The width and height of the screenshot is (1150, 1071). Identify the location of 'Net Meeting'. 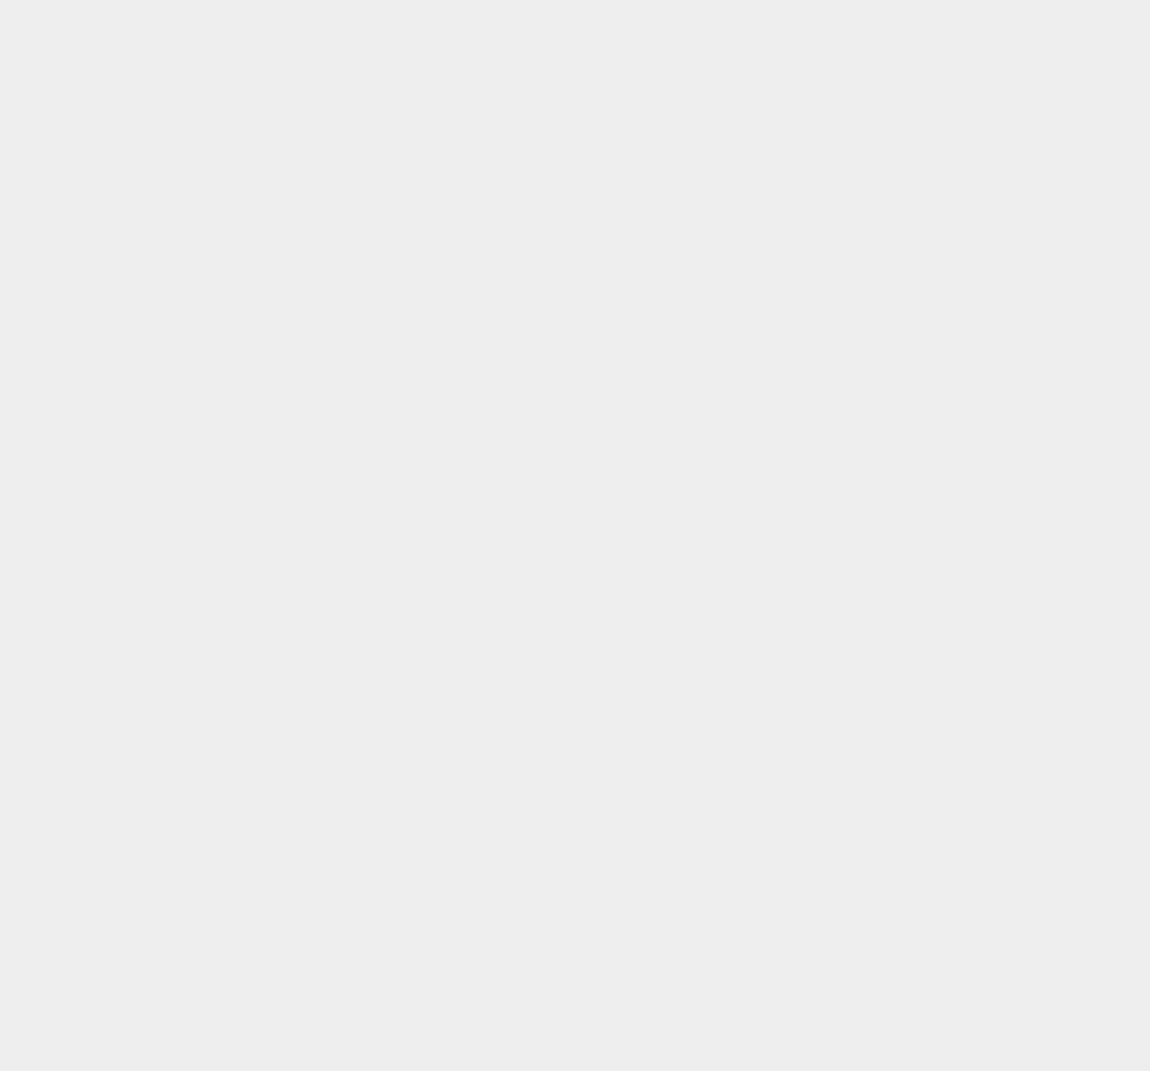
(849, 364).